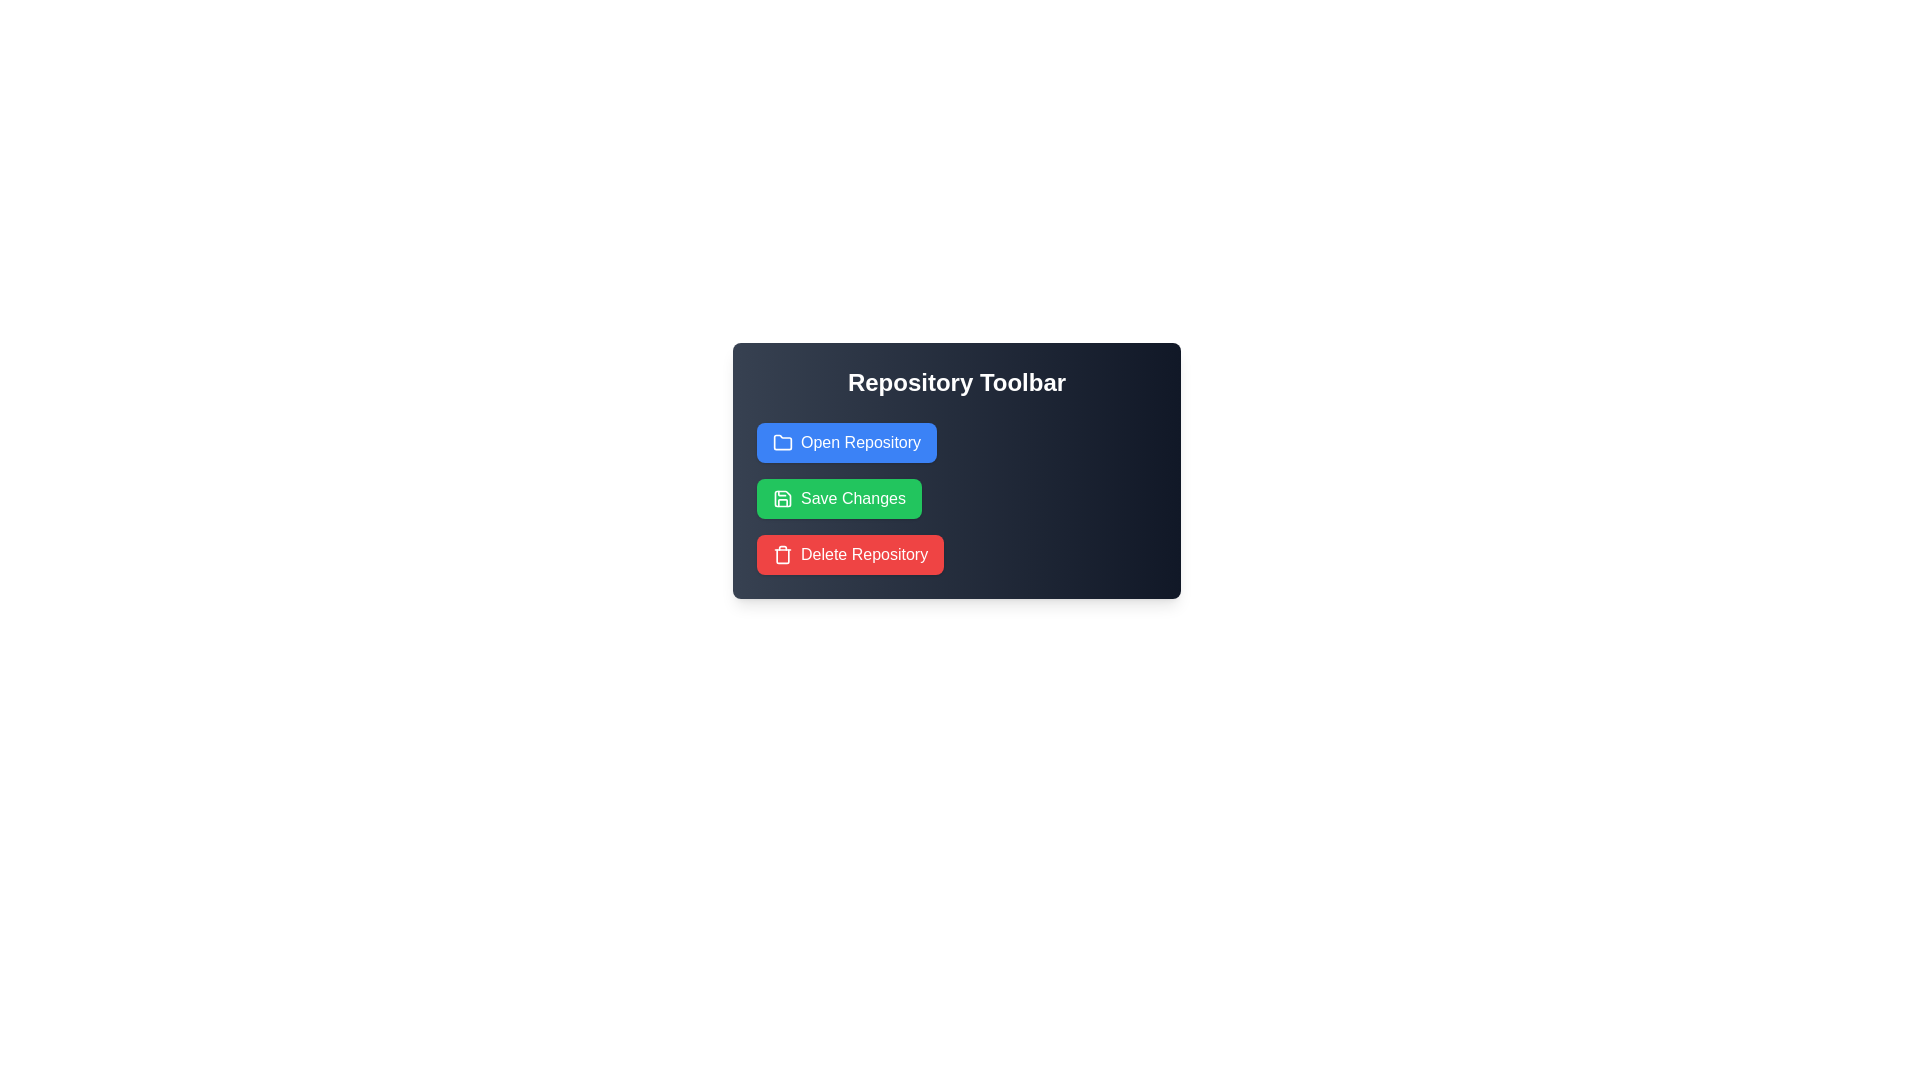 The height and width of the screenshot is (1080, 1920). Describe the element at coordinates (847, 442) in the screenshot. I see `the blue, rounded rectangular button labeled 'Open Repository' located at the top of the 'Repository Toolbar' section` at that location.